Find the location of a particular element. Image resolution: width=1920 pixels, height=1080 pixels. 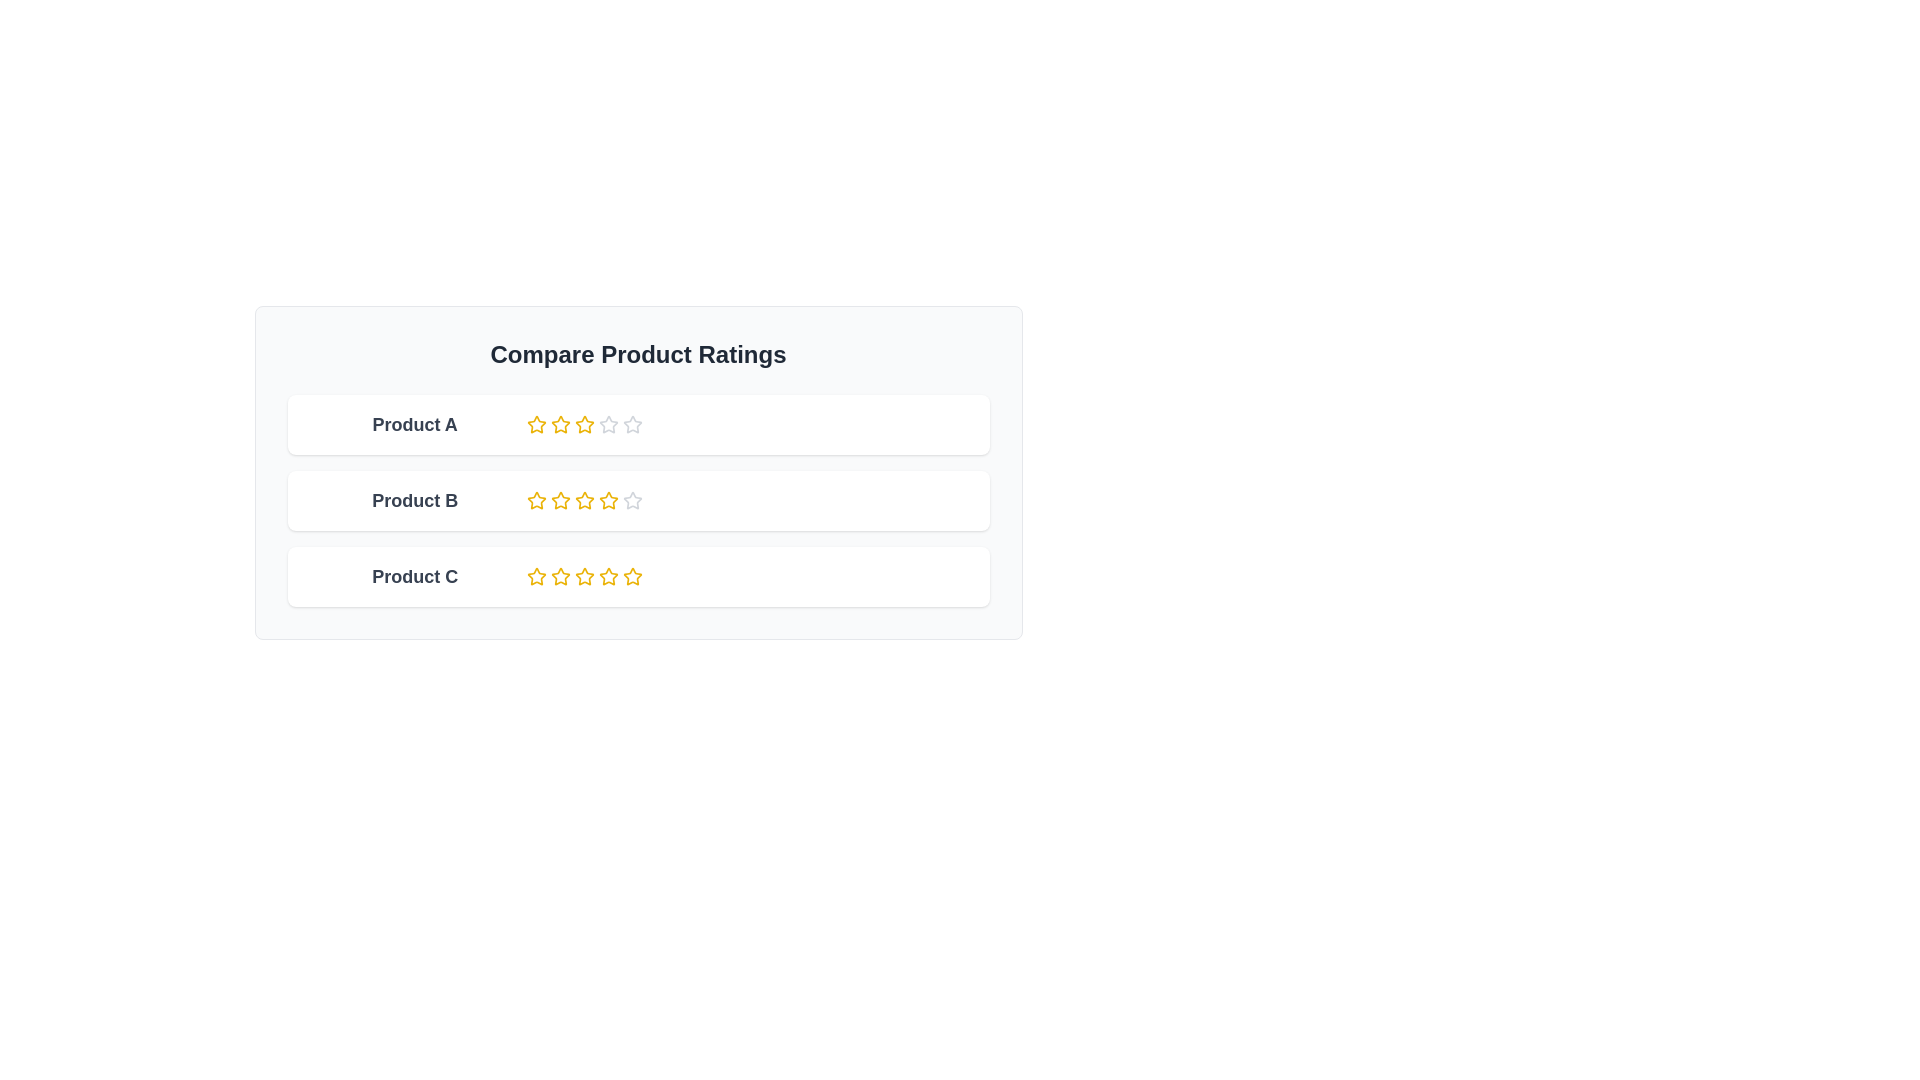

the fifth yellow star-shaped rating icon for Product C in the 'Compare Product Ratings' section is located at coordinates (631, 576).